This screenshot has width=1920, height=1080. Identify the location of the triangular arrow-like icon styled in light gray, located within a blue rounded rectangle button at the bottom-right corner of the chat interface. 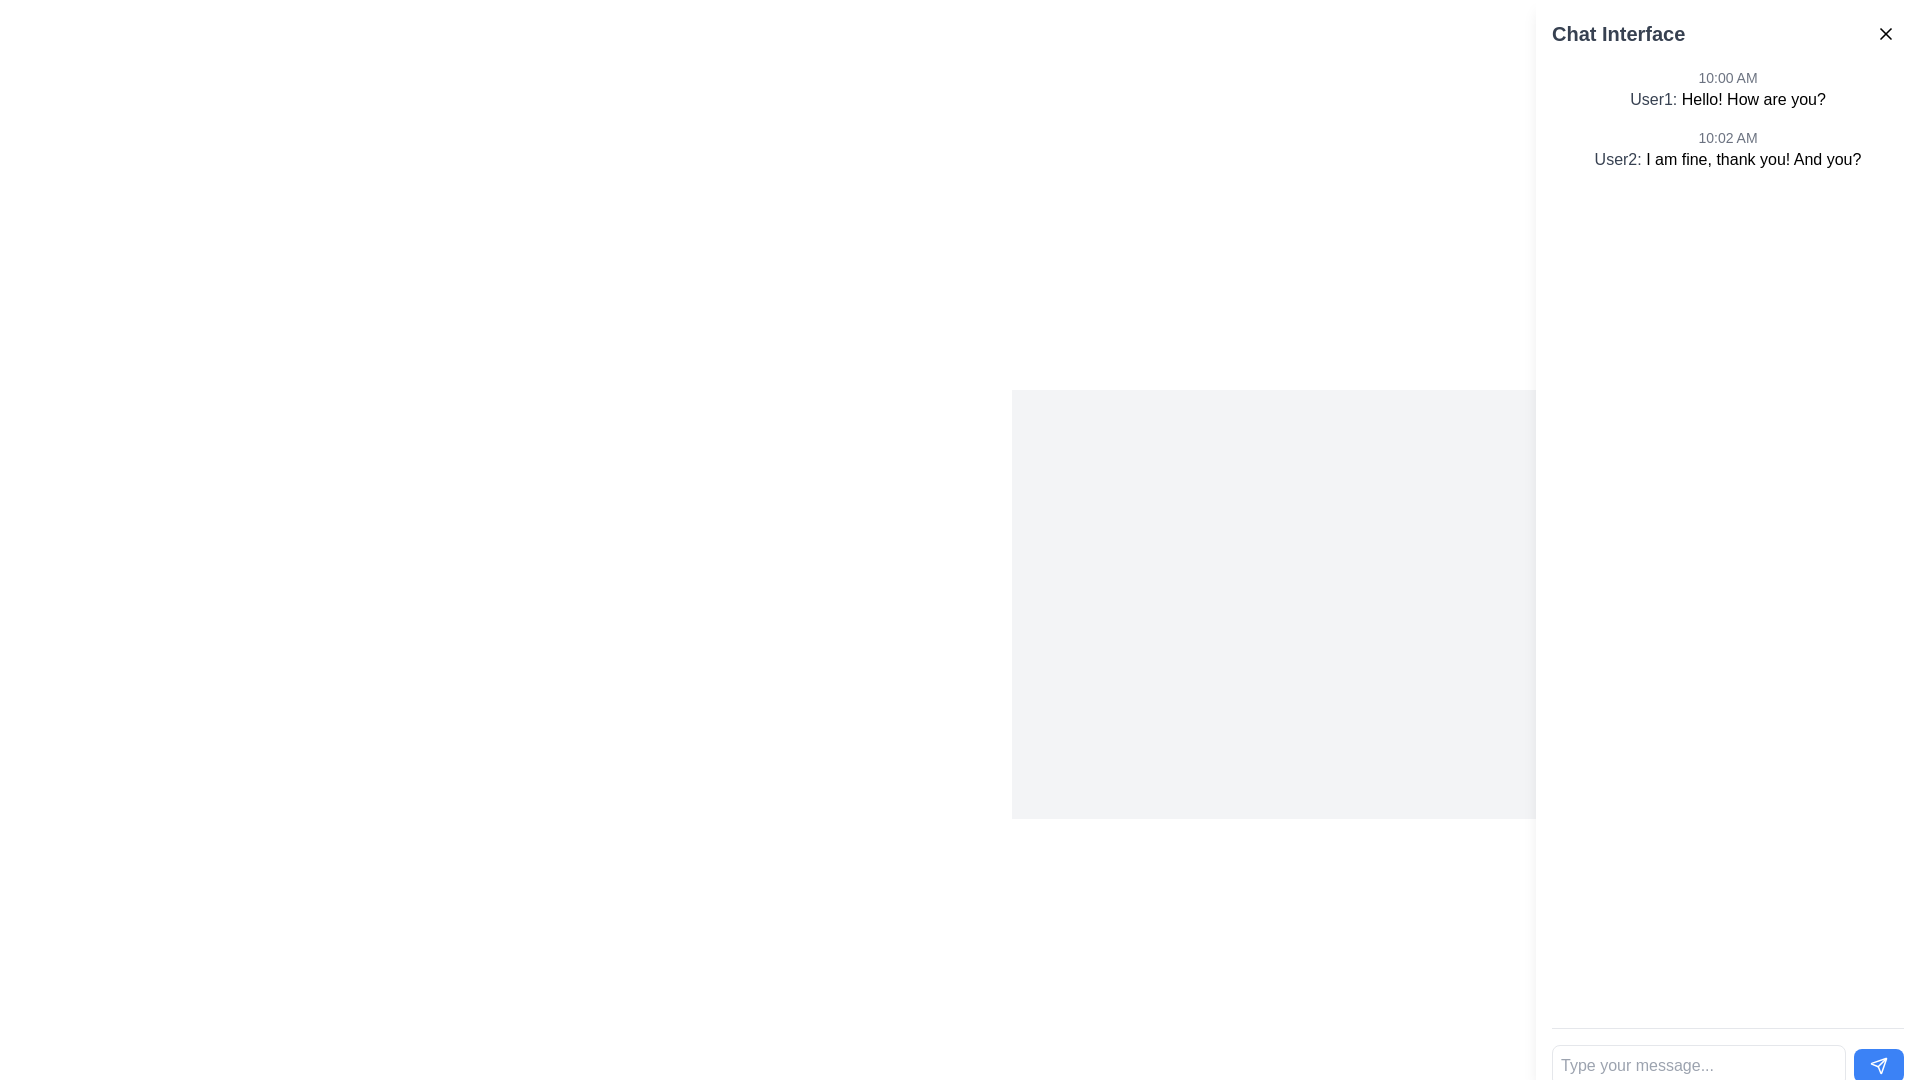
(1877, 1064).